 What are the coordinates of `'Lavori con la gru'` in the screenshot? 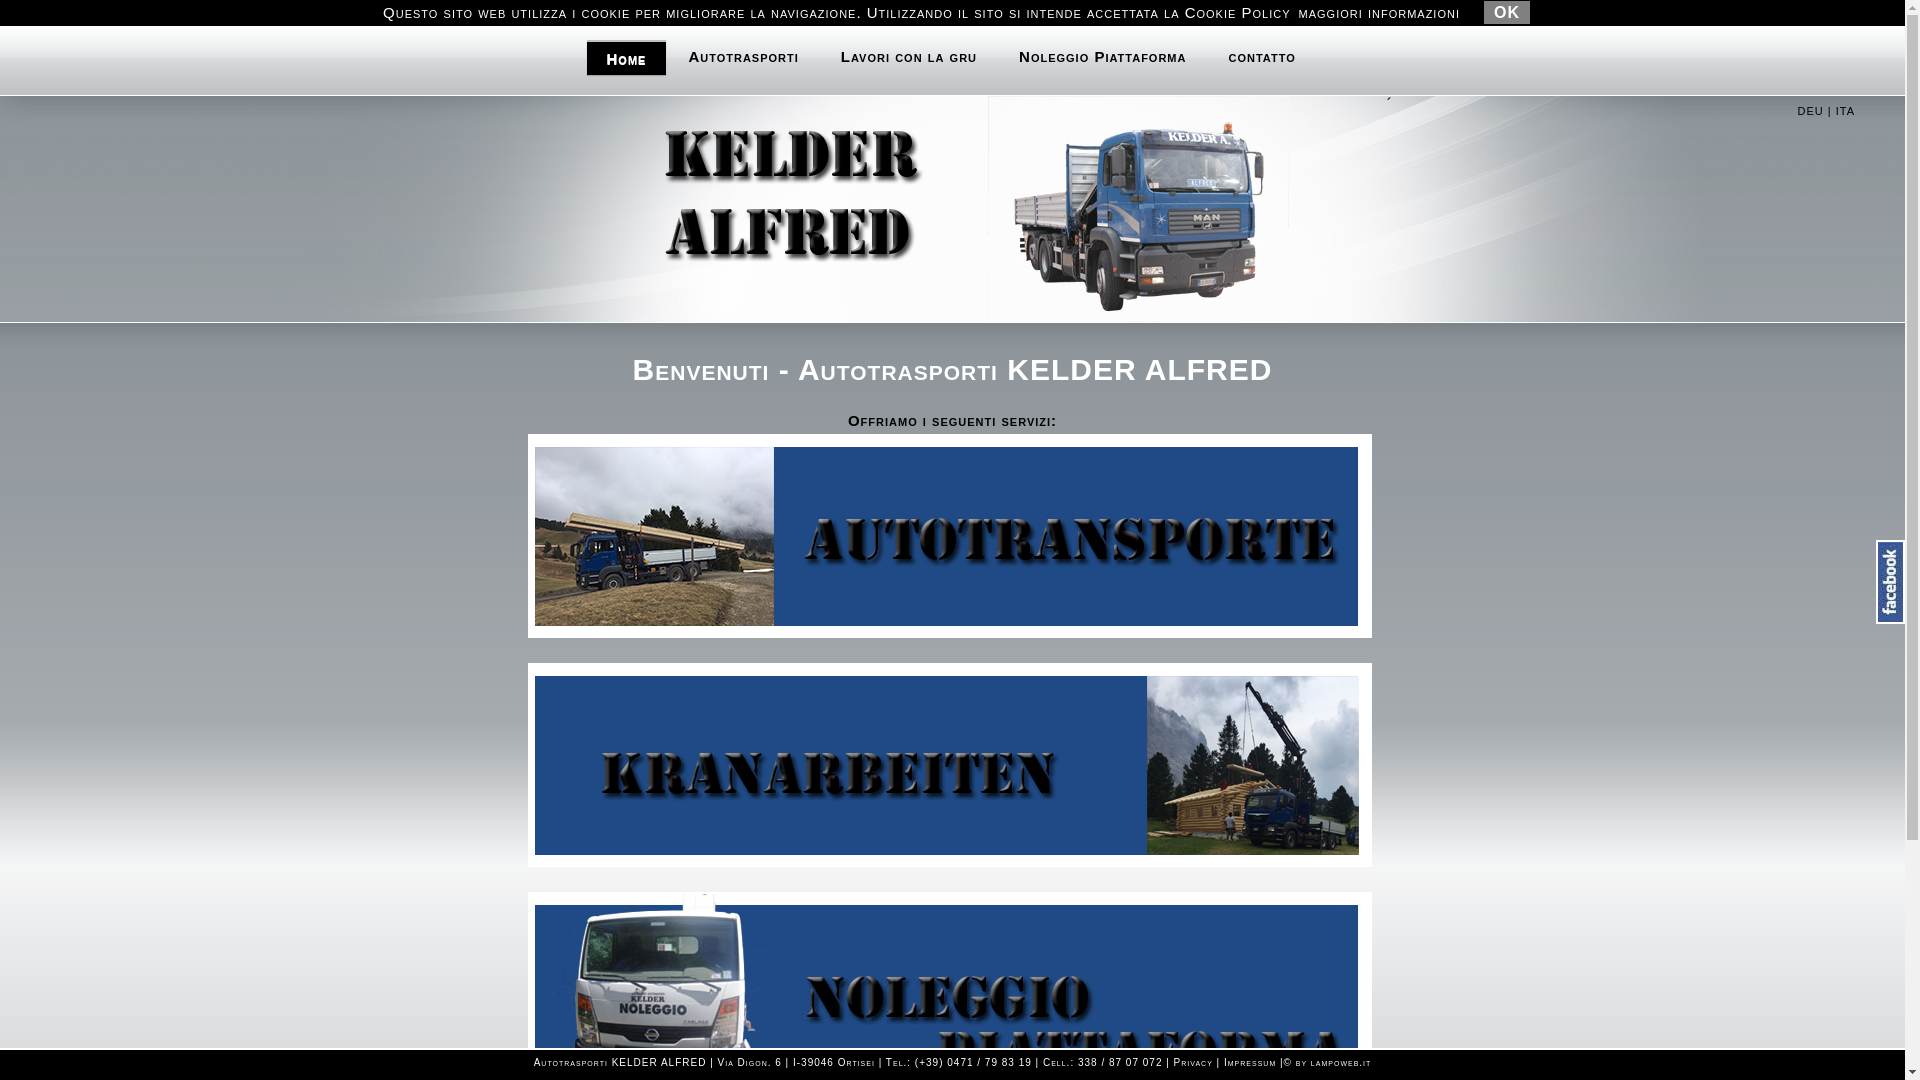 It's located at (907, 55).